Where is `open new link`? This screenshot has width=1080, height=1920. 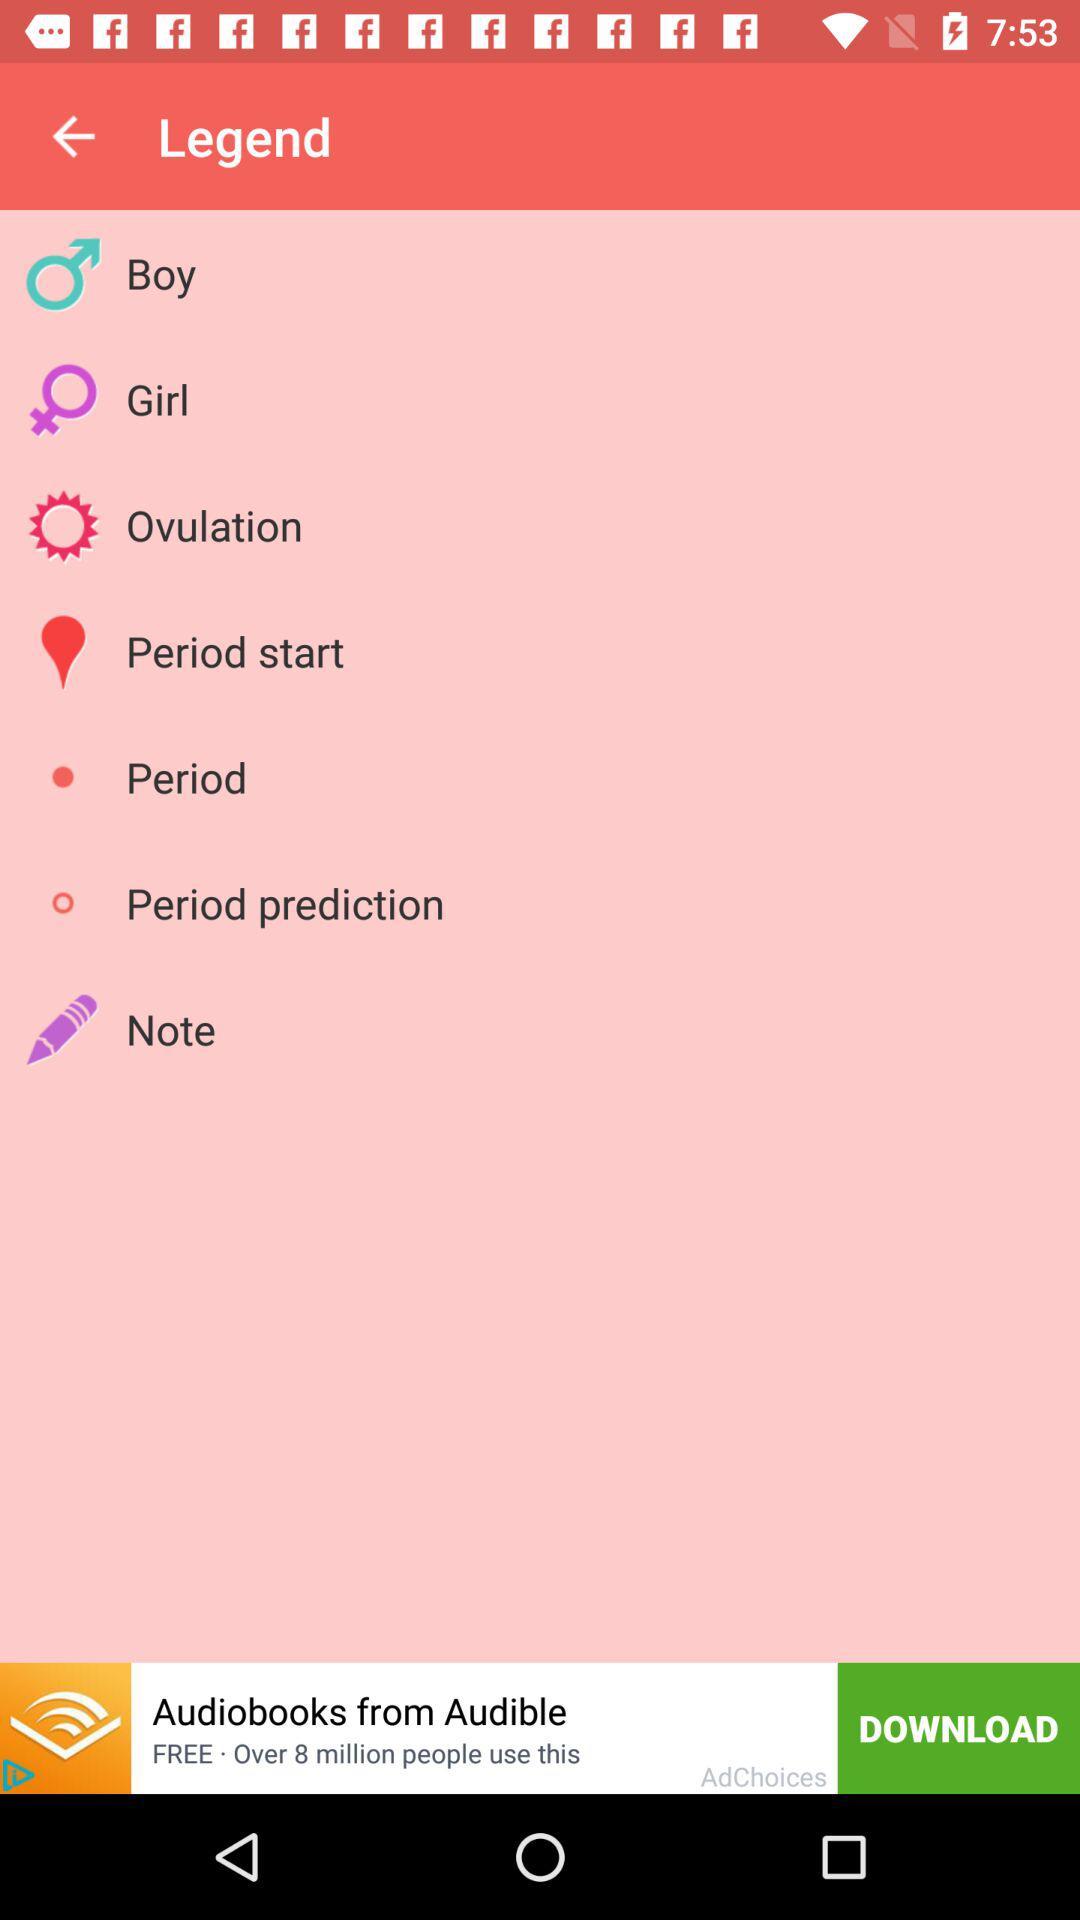 open new link is located at coordinates (64, 1727).